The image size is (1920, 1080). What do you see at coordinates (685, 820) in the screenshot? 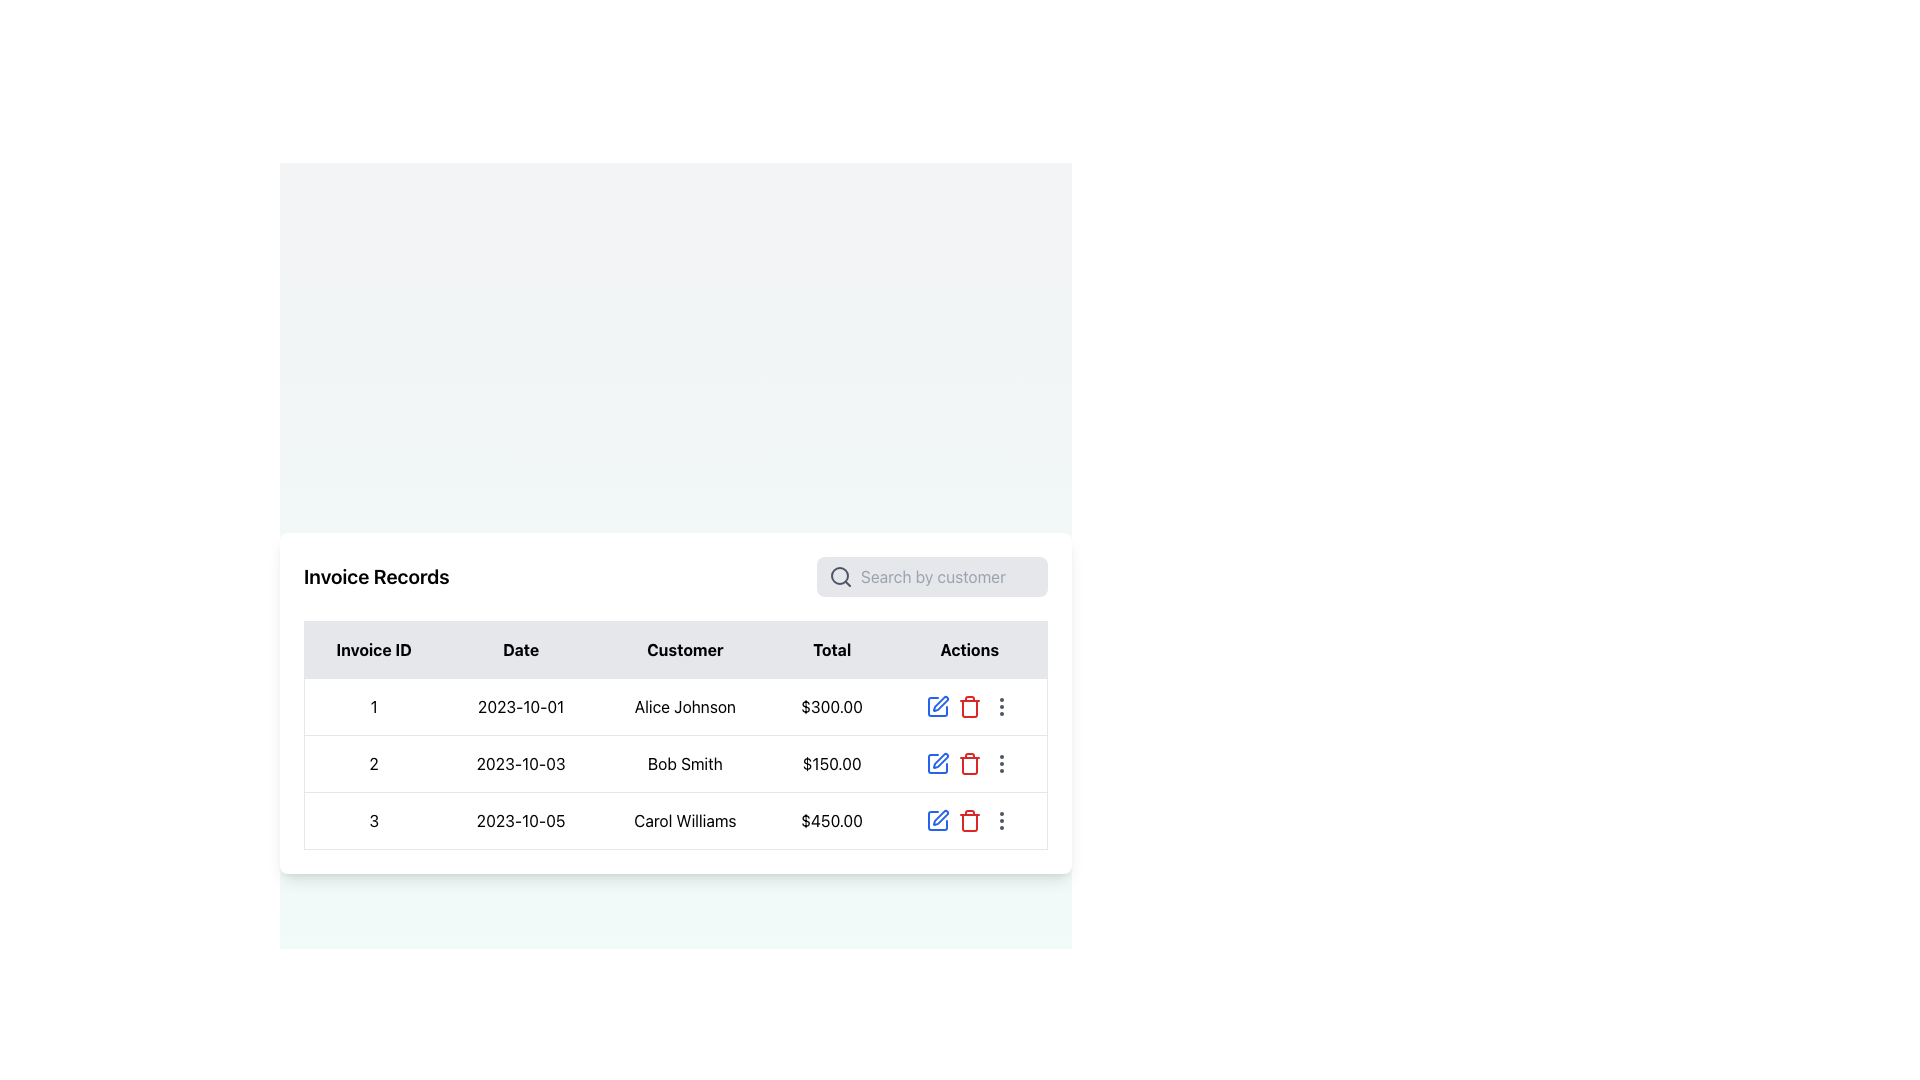
I see `the table cell containing the text 'Carol Williams' in the 'Customer' column of the 'Invoice Records' table` at bounding box center [685, 820].